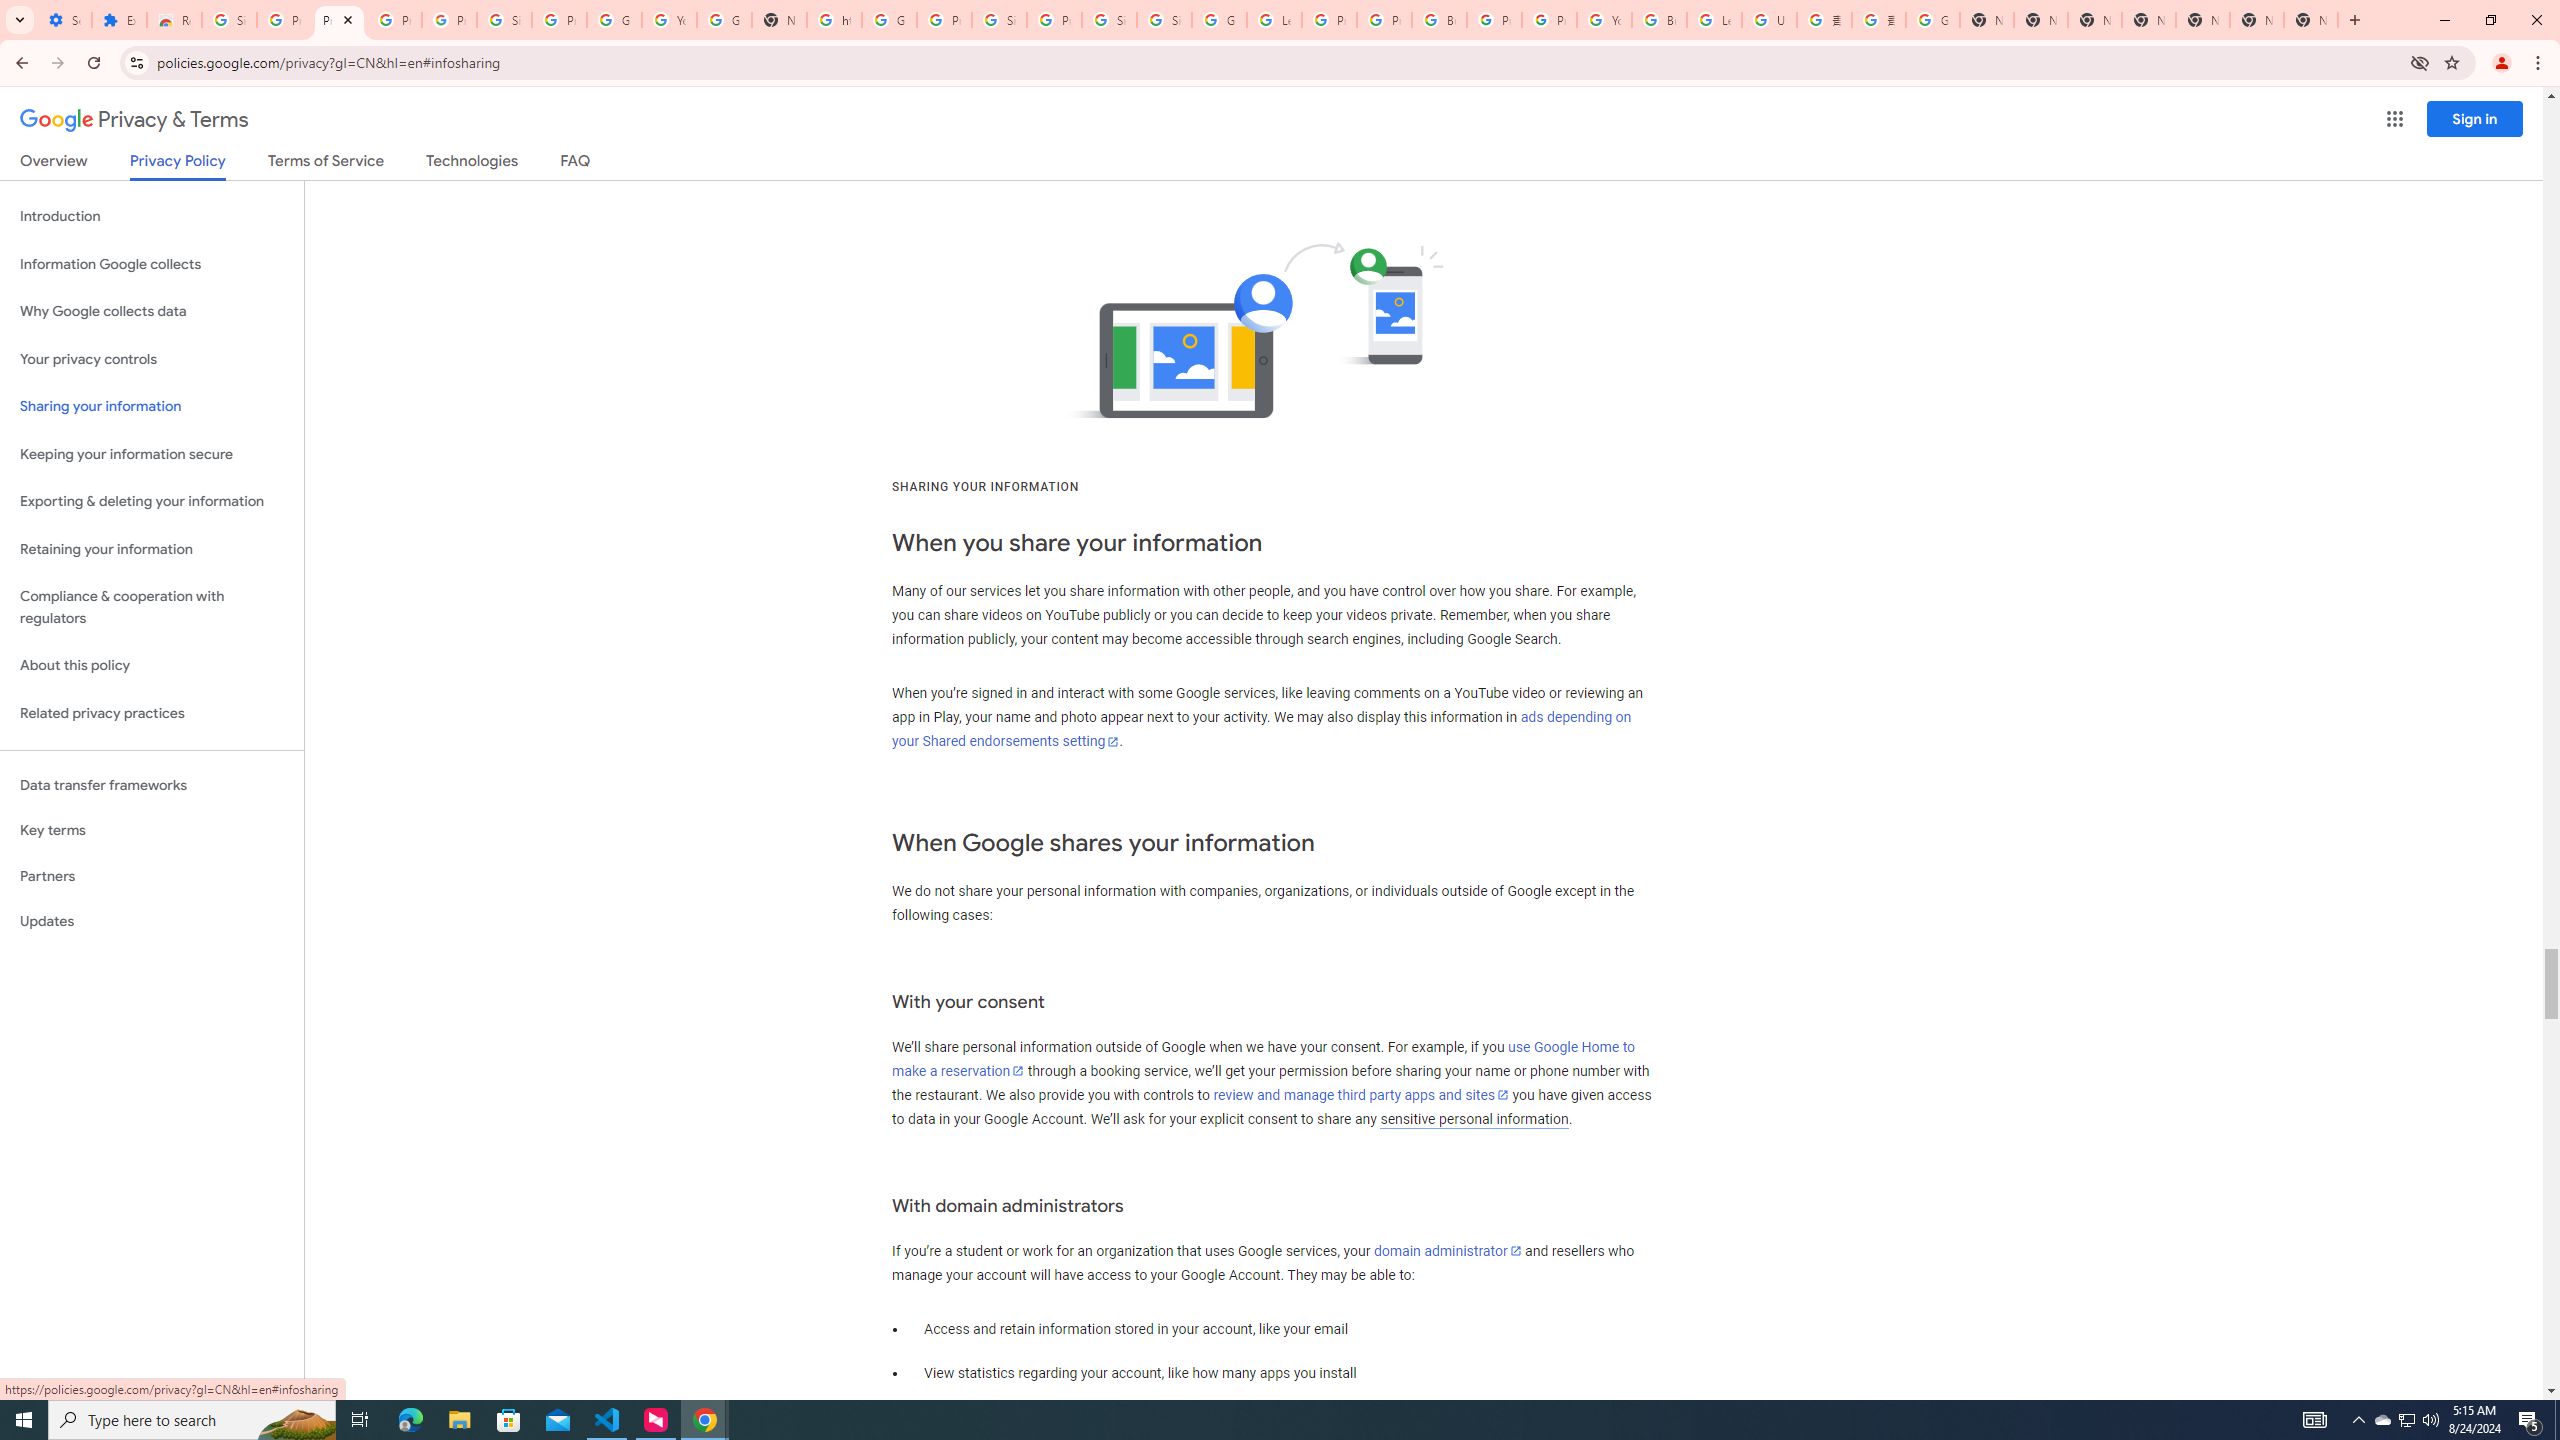 The width and height of the screenshot is (2560, 1440). What do you see at coordinates (1361, 1095) in the screenshot?
I see `'review and manage third party apps and sites'` at bounding box center [1361, 1095].